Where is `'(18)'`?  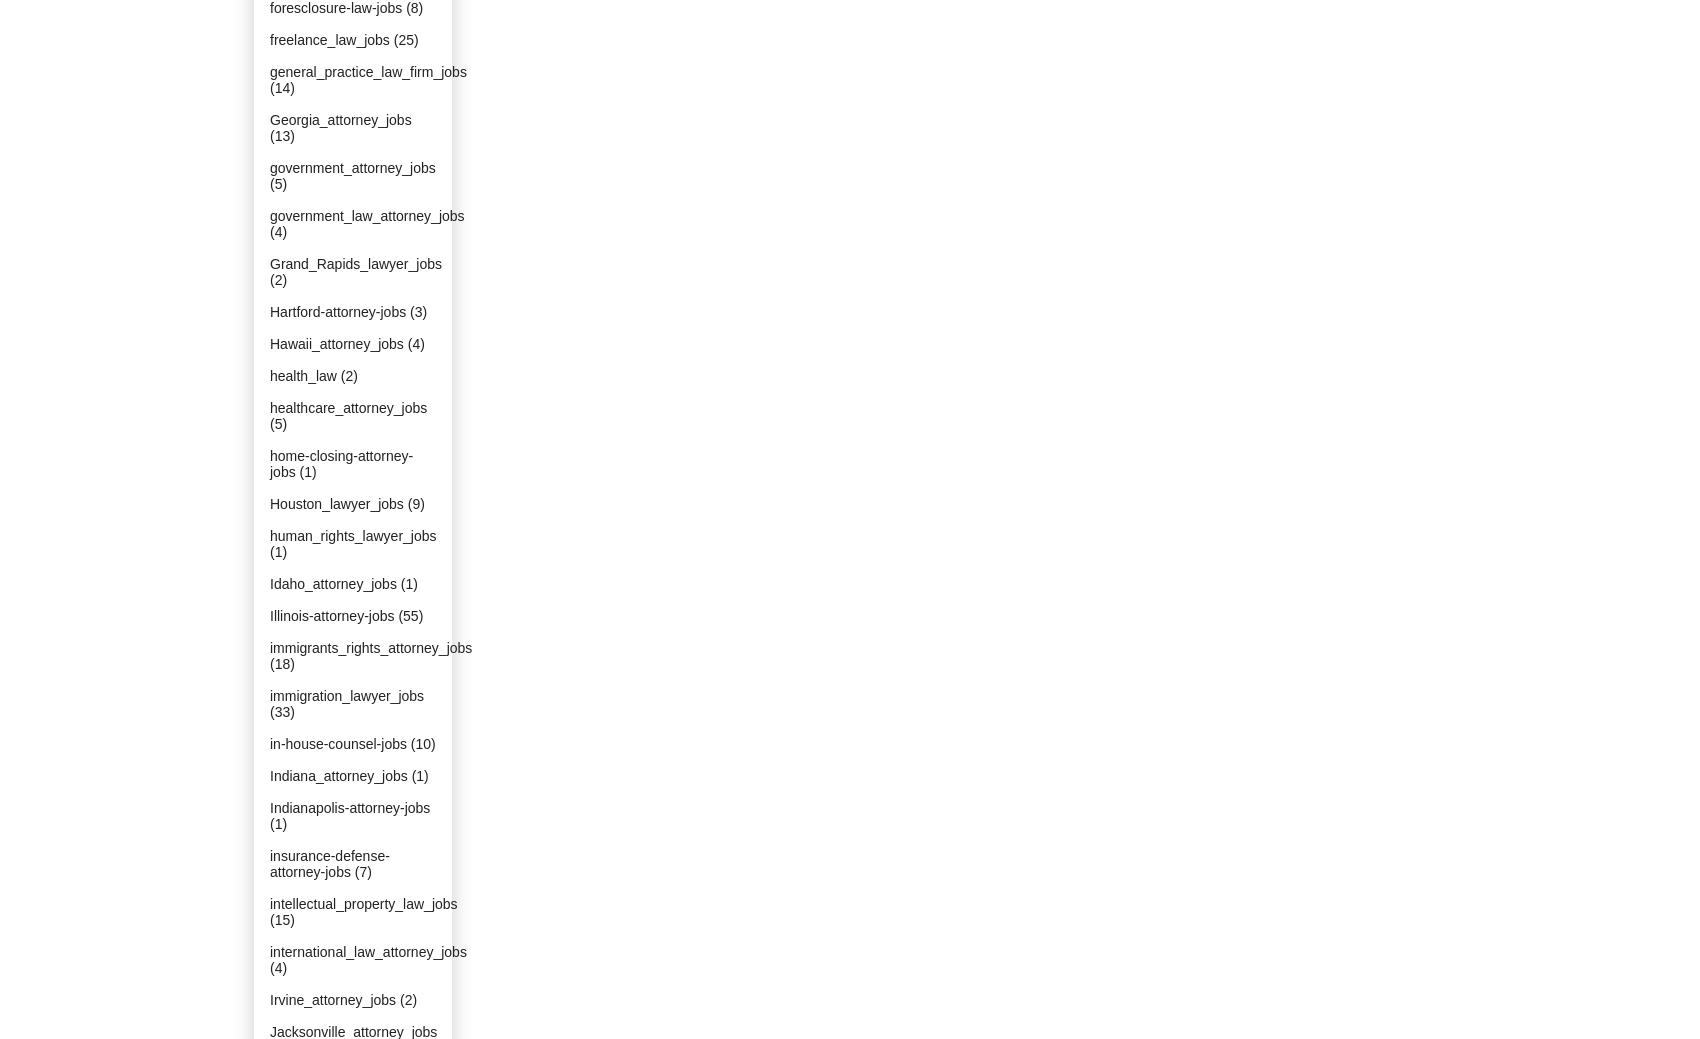
'(18)' is located at coordinates (282, 664).